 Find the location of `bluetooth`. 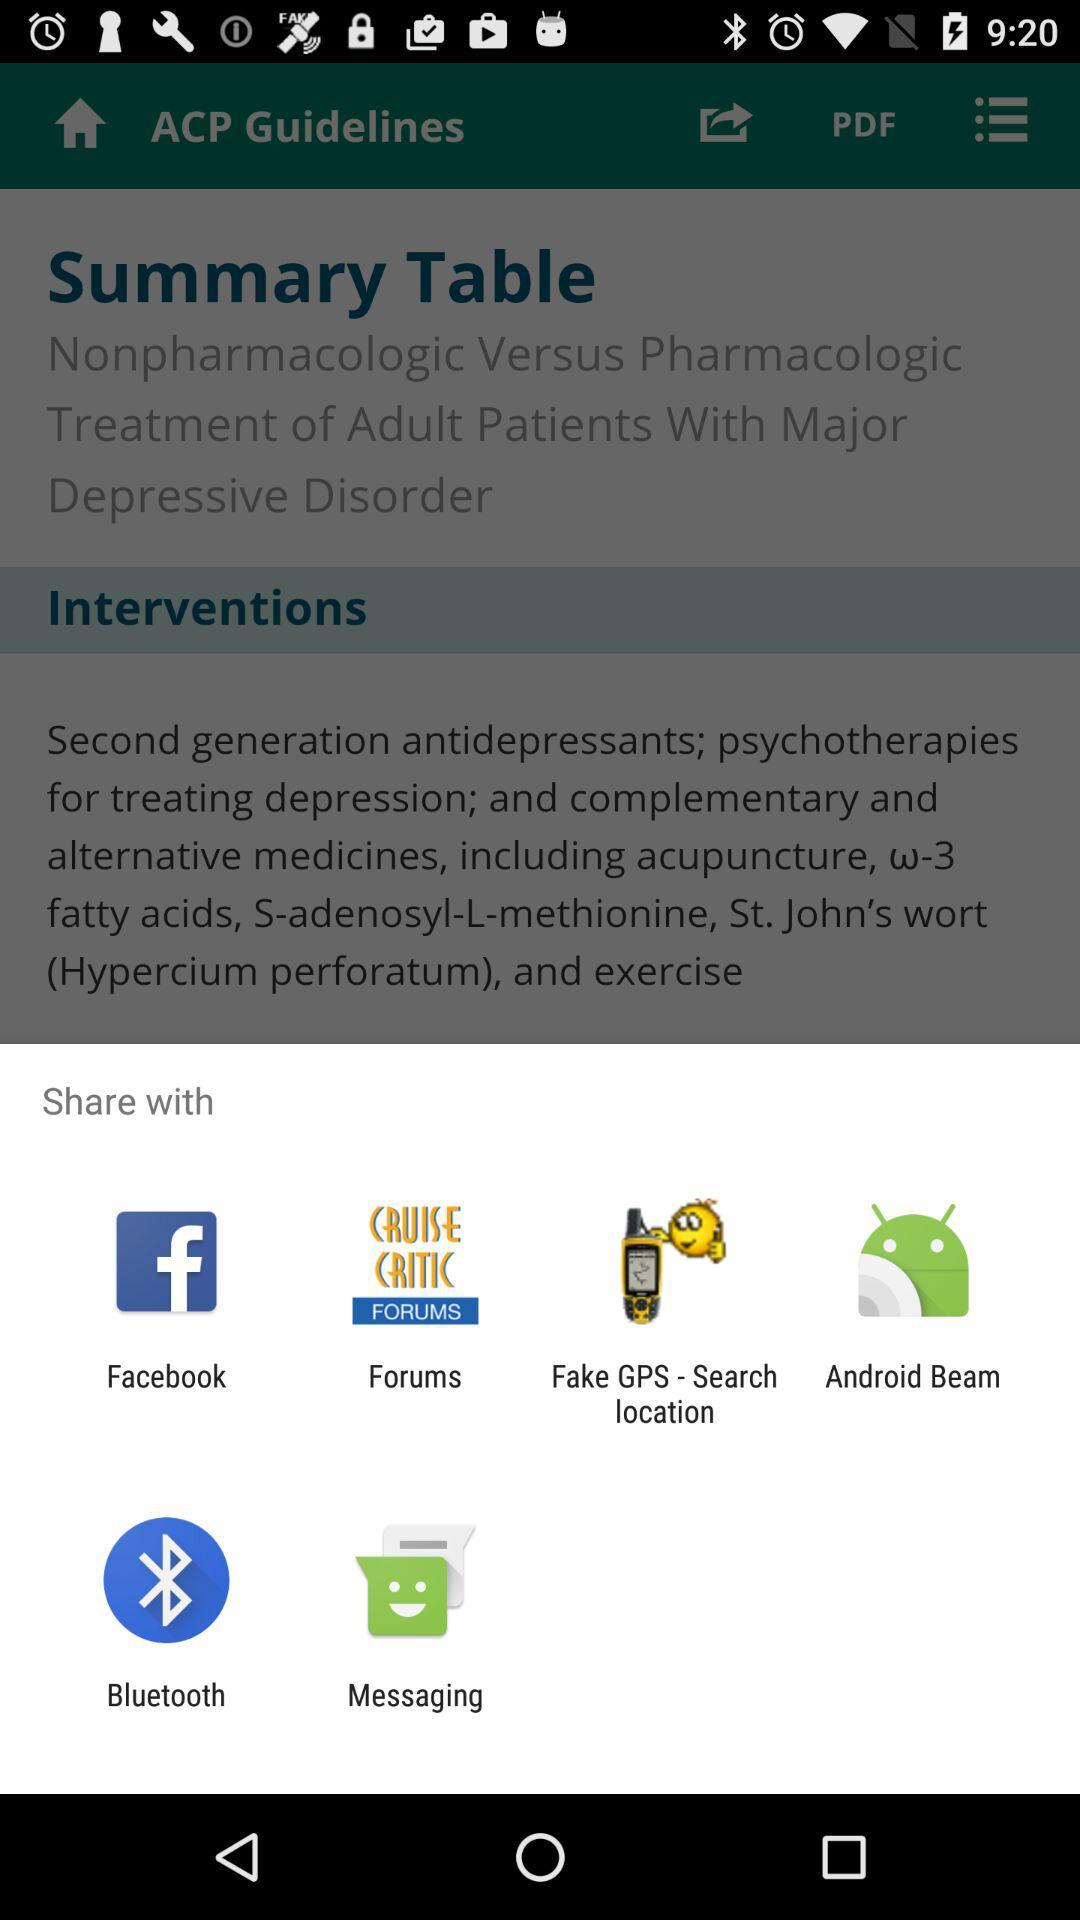

bluetooth is located at coordinates (165, 1711).